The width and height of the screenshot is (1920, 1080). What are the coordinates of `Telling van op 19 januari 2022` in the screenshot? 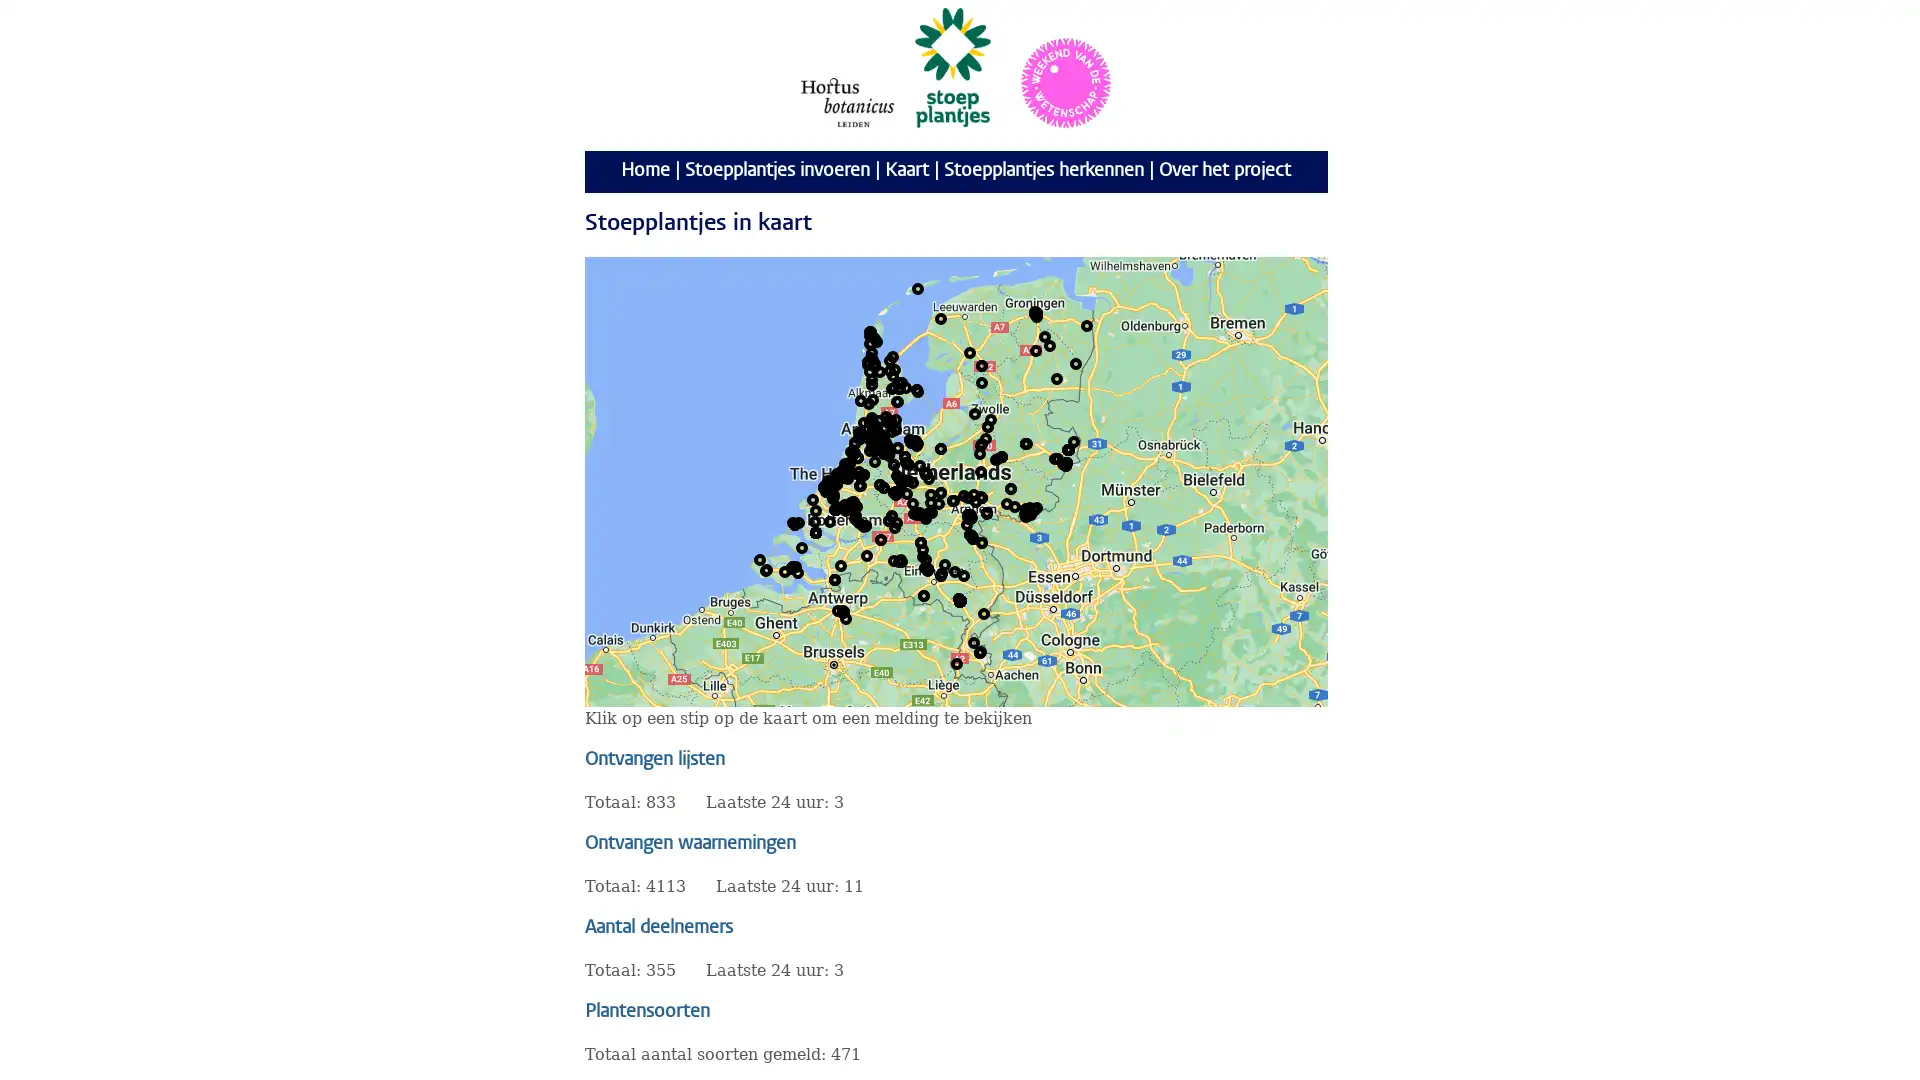 It's located at (873, 443).